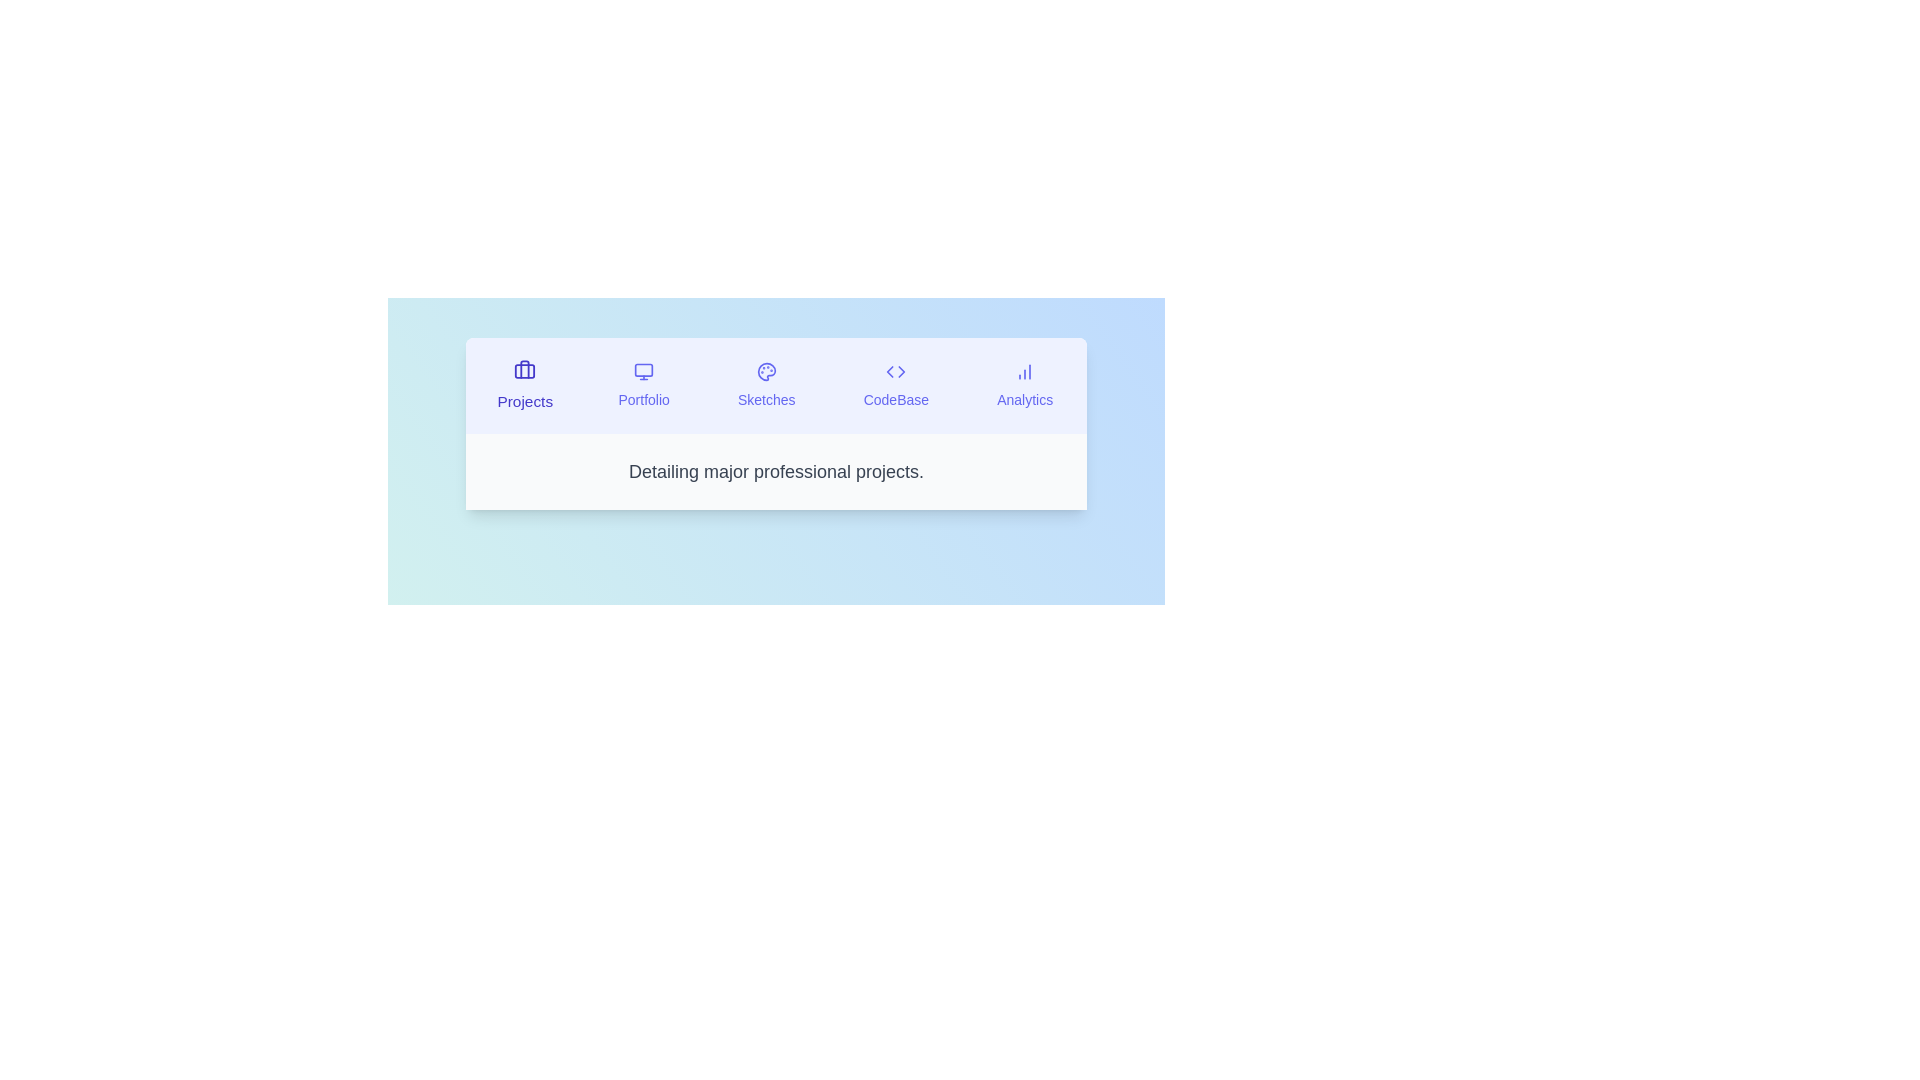 This screenshot has width=1920, height=1080. I want to click on the tab labeled Sketches to observe visual changes, so click(765, 385).